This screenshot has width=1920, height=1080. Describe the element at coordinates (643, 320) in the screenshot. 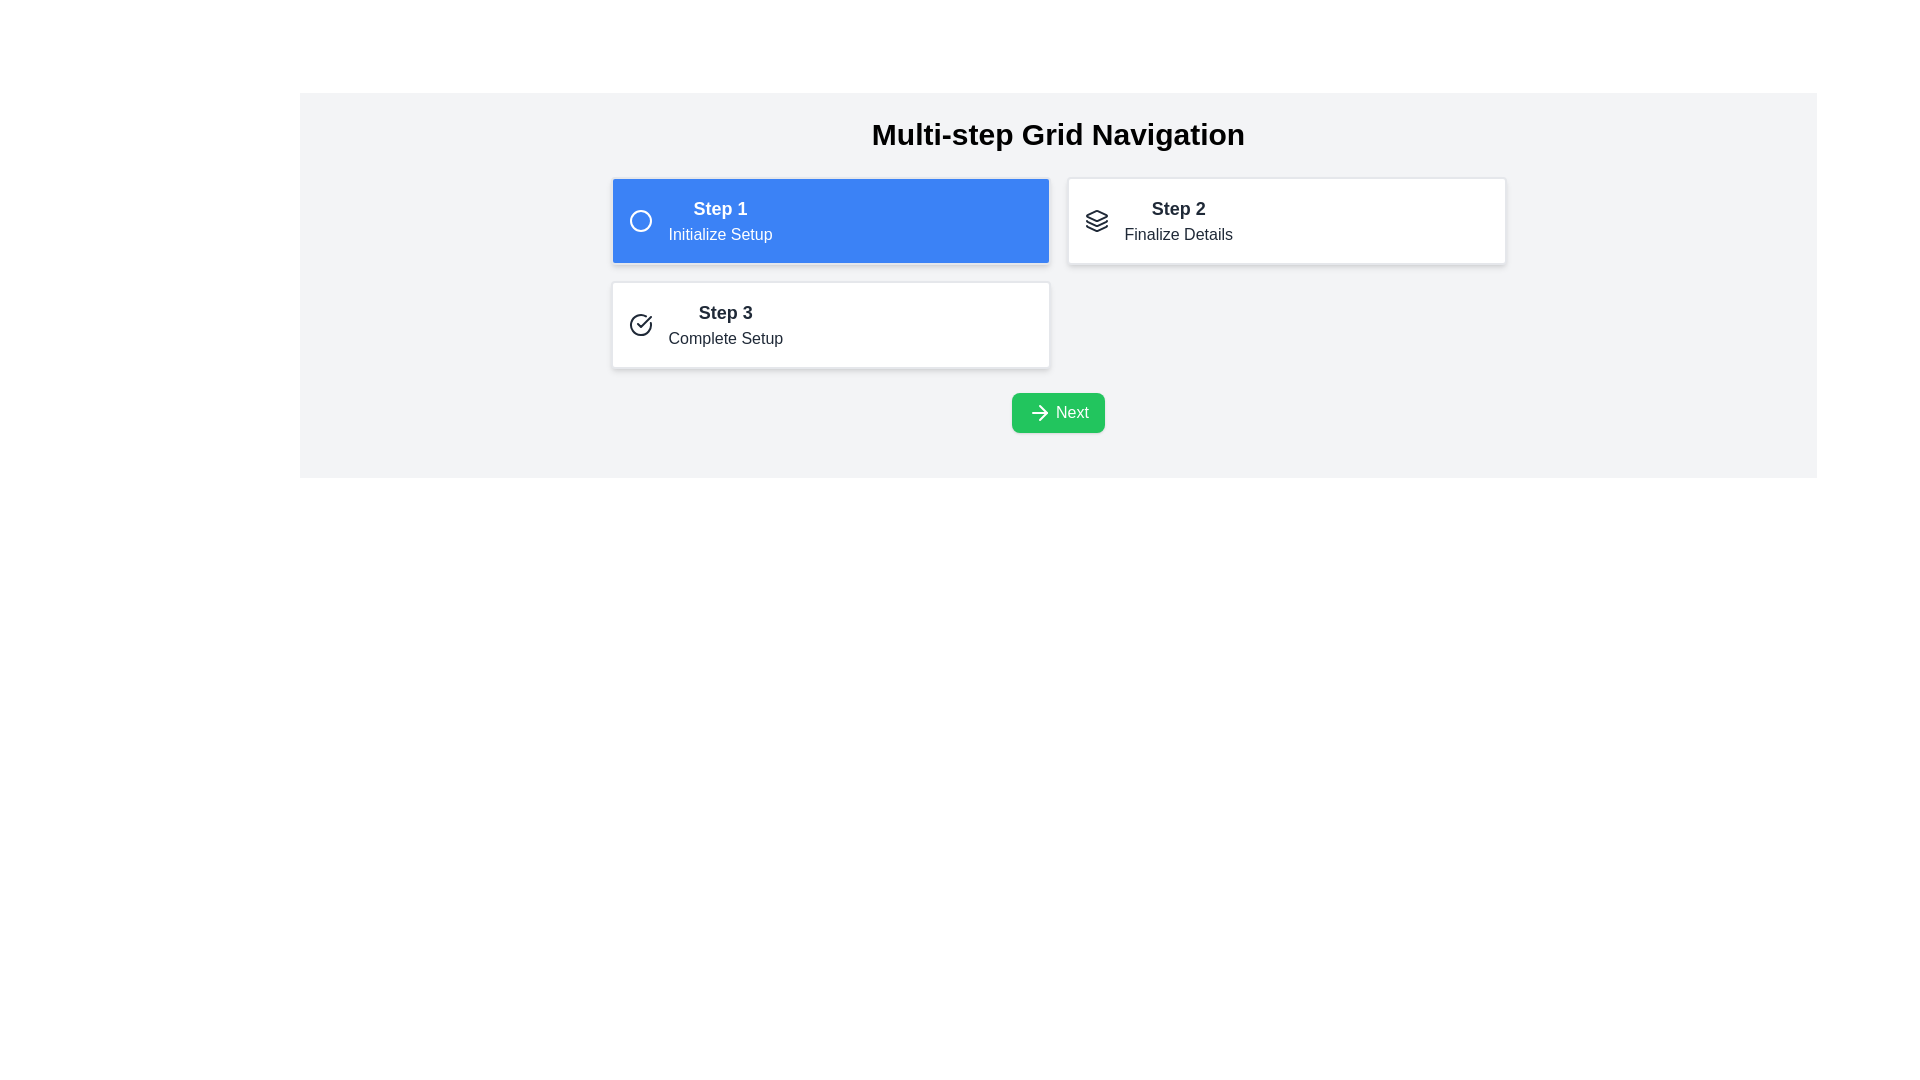

I see `the checkmark-shaped graphical vector within the circular icon located to the left of the text 'Step 3 Complete Setup' in the third section of the multi-step navigation interface` at that location.